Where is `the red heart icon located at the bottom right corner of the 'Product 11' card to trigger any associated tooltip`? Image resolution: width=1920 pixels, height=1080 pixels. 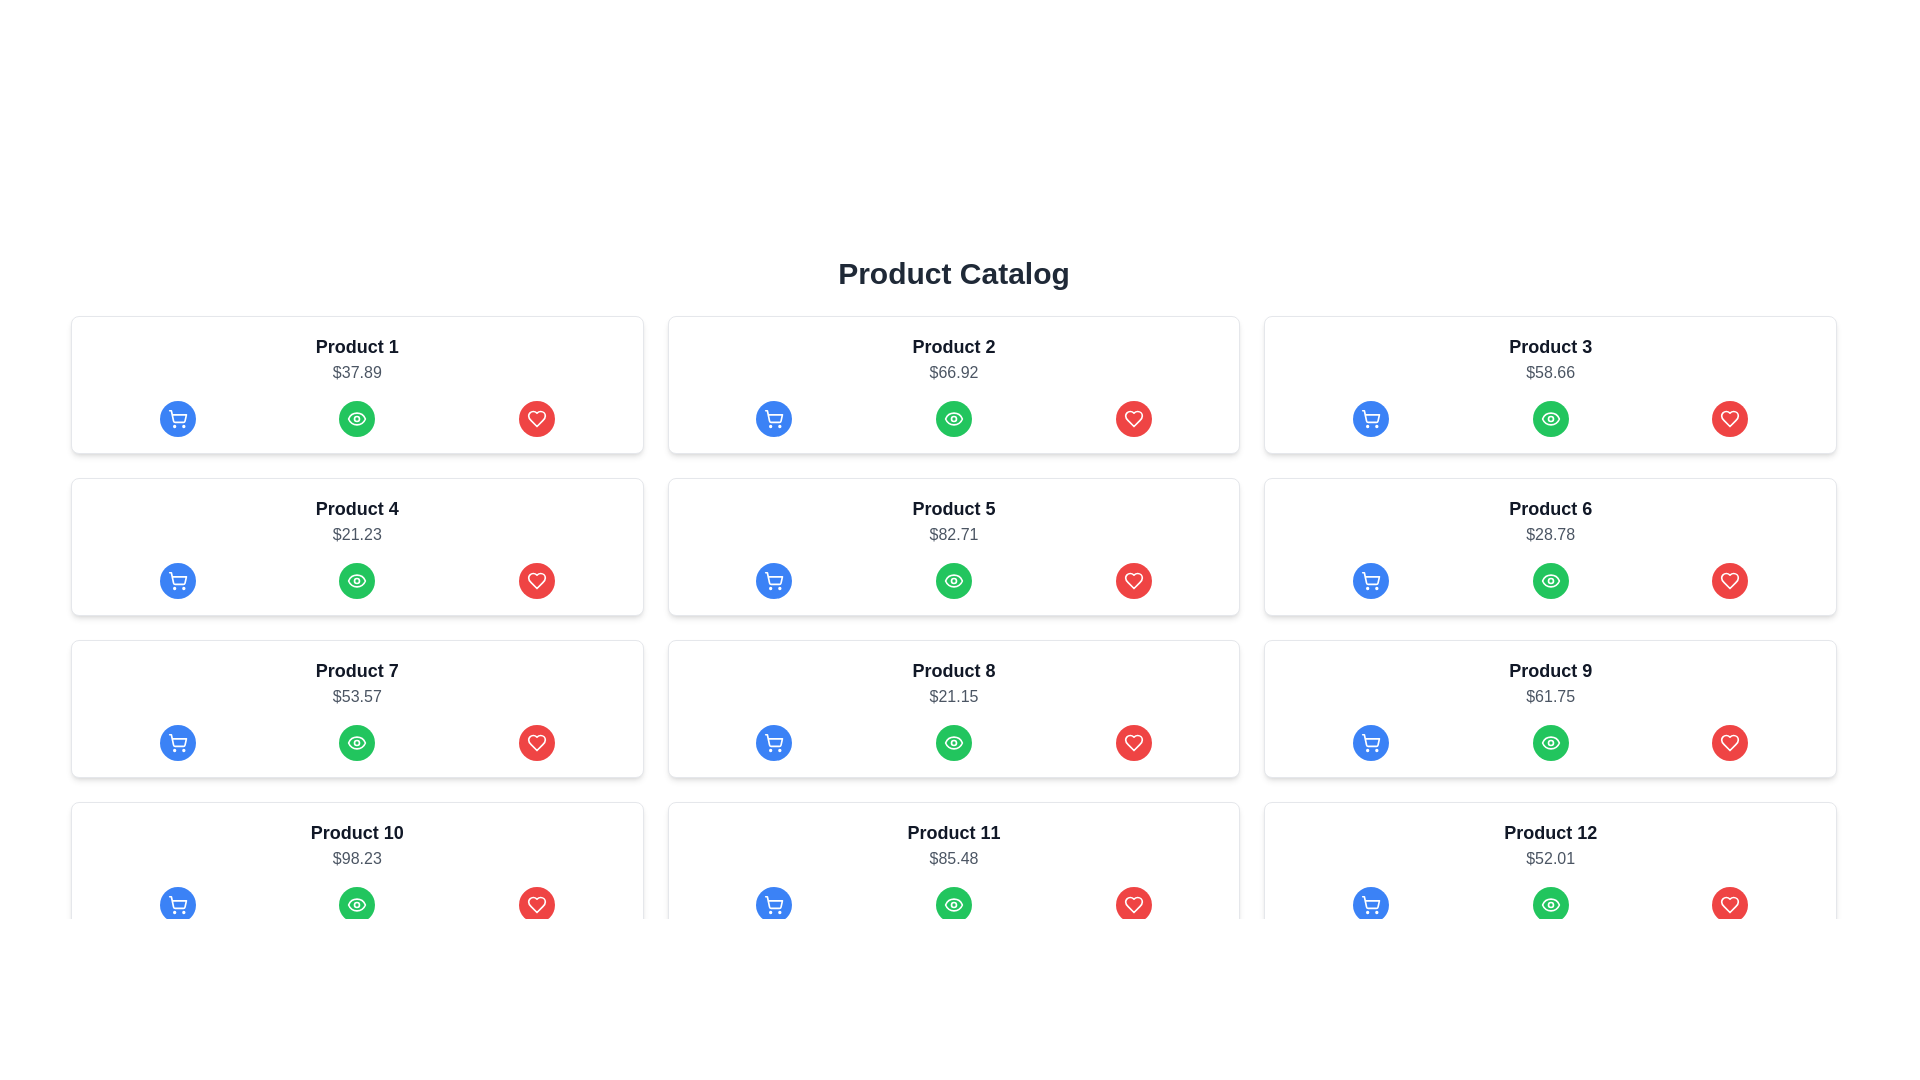
the red heart icon located at the bottom right corner of the 'Product 11' card to trigger any associated tooltip is located at coordinates (1133, 905).